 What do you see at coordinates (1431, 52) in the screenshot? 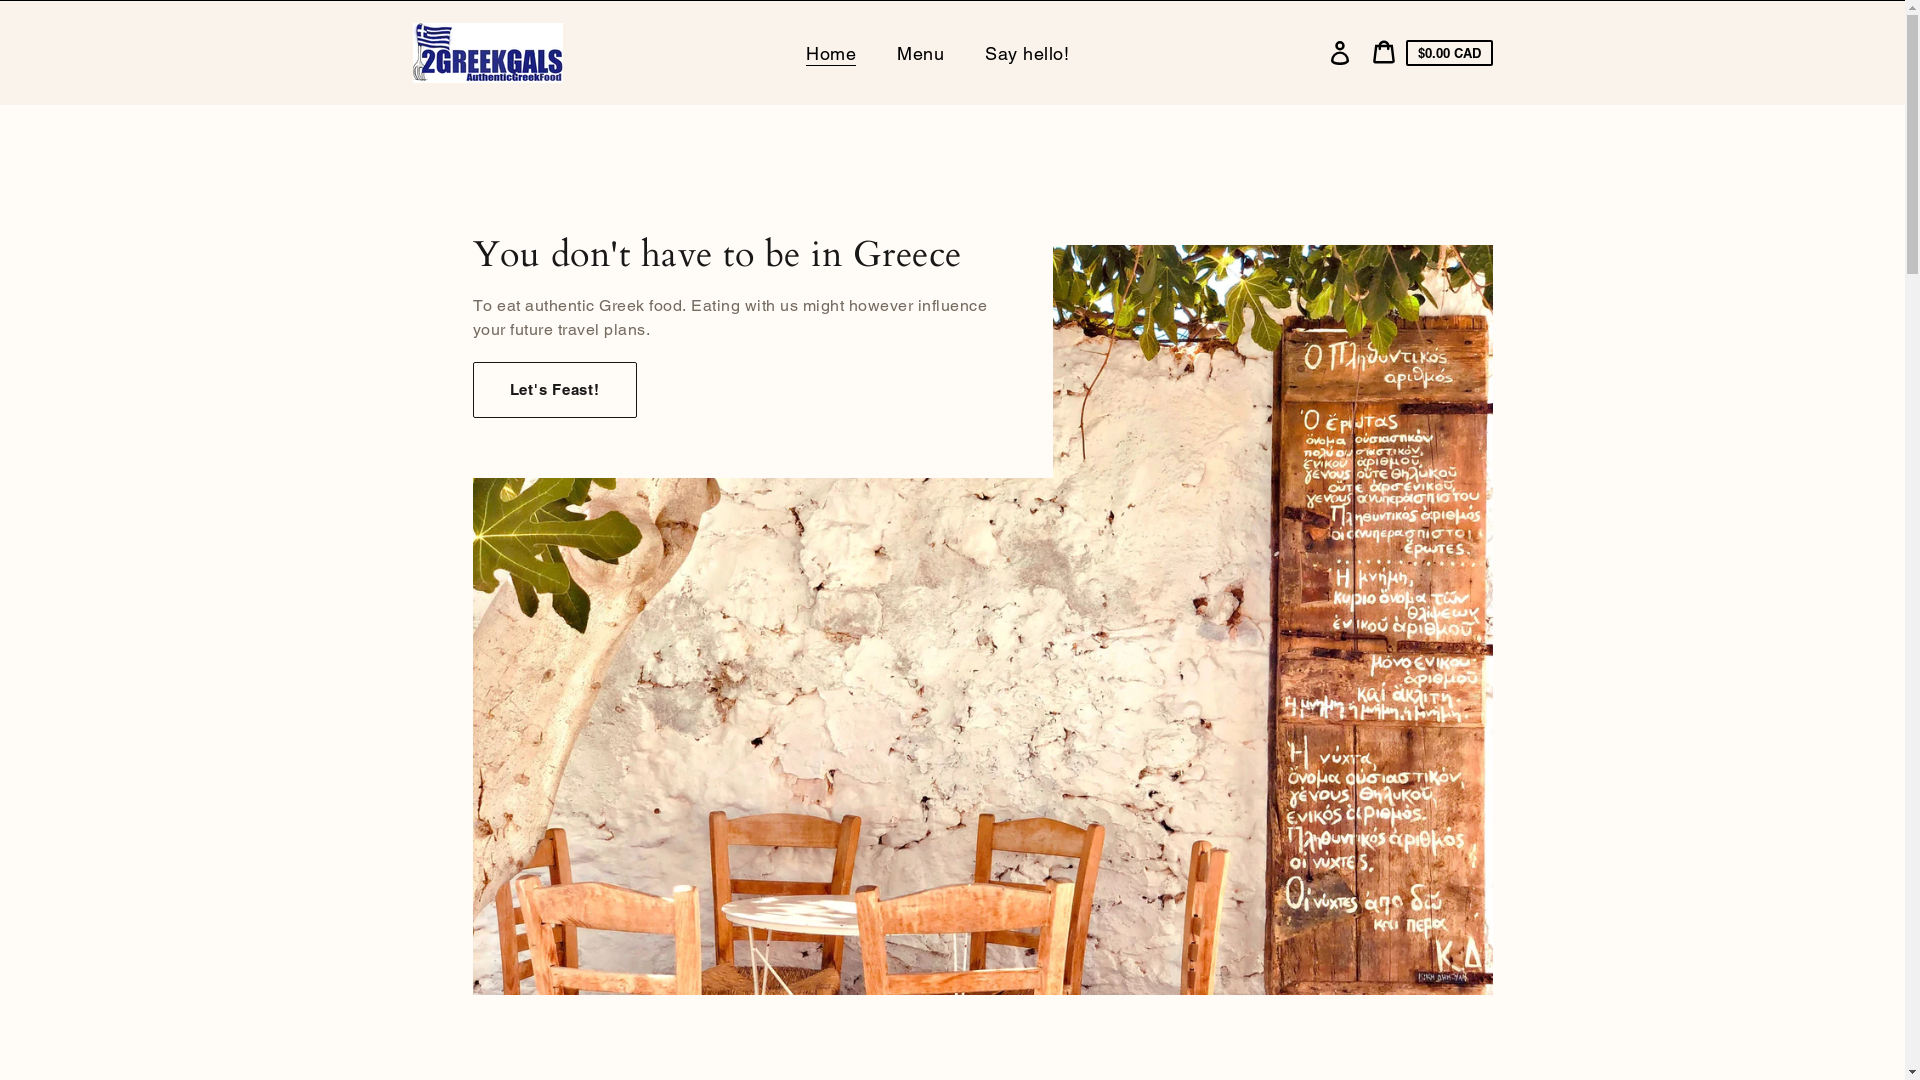
I see `'Cart` at bounding box center [1431, 52].